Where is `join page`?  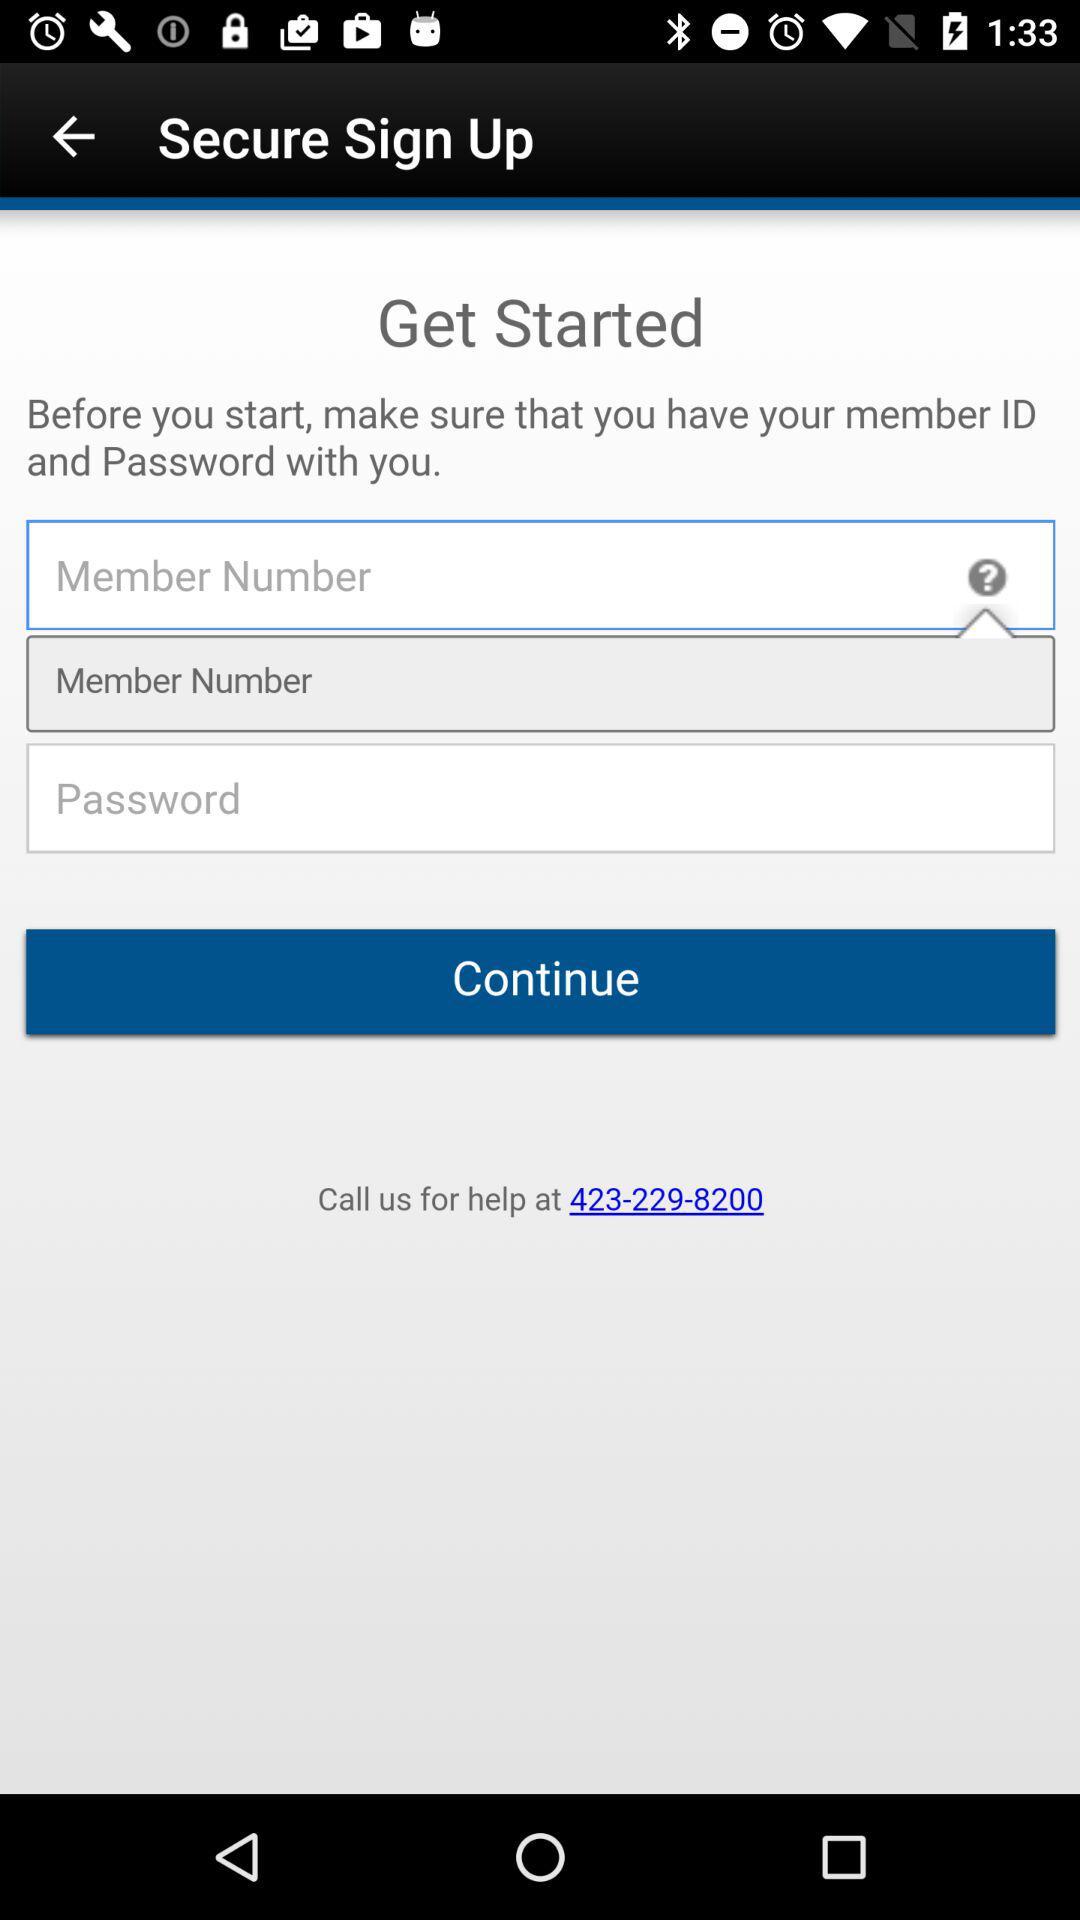
join page is located at coordinates (540, 1002).